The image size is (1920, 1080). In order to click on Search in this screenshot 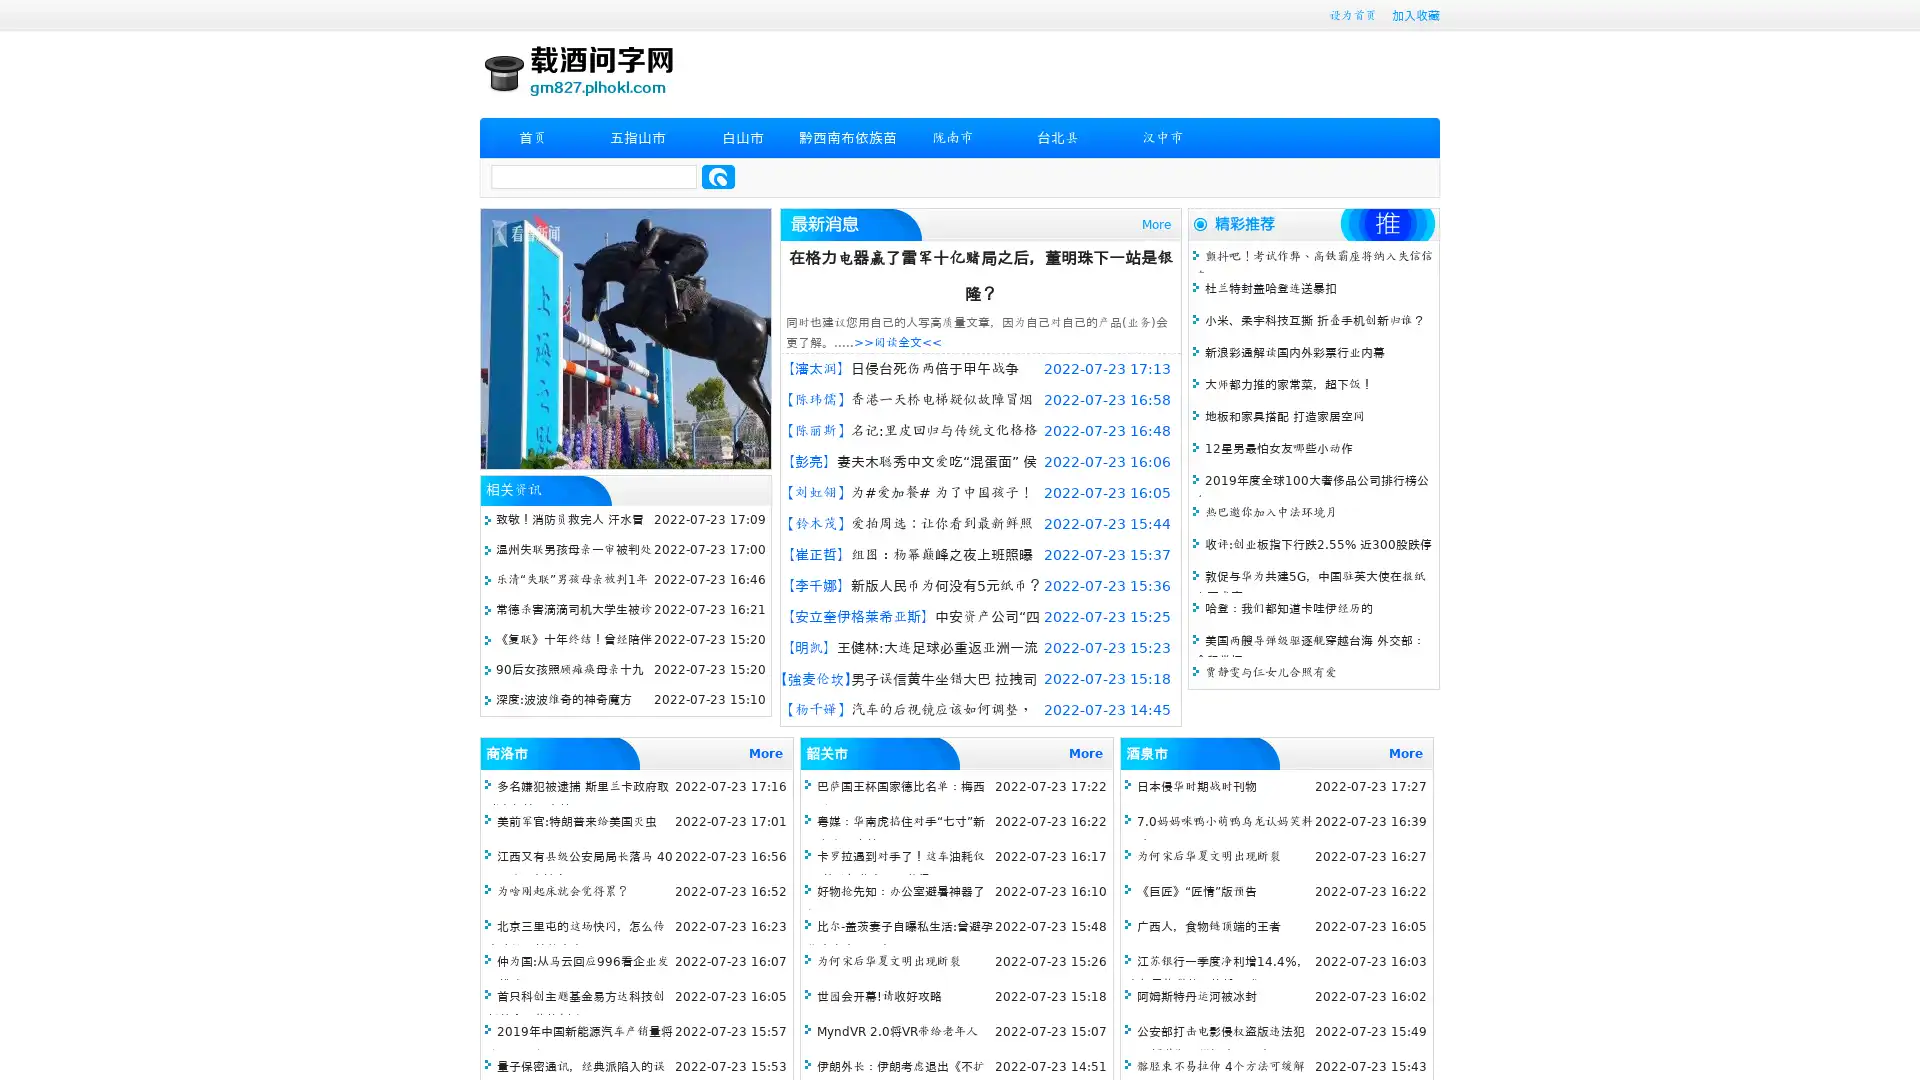, I will do `click(718, 176)`.